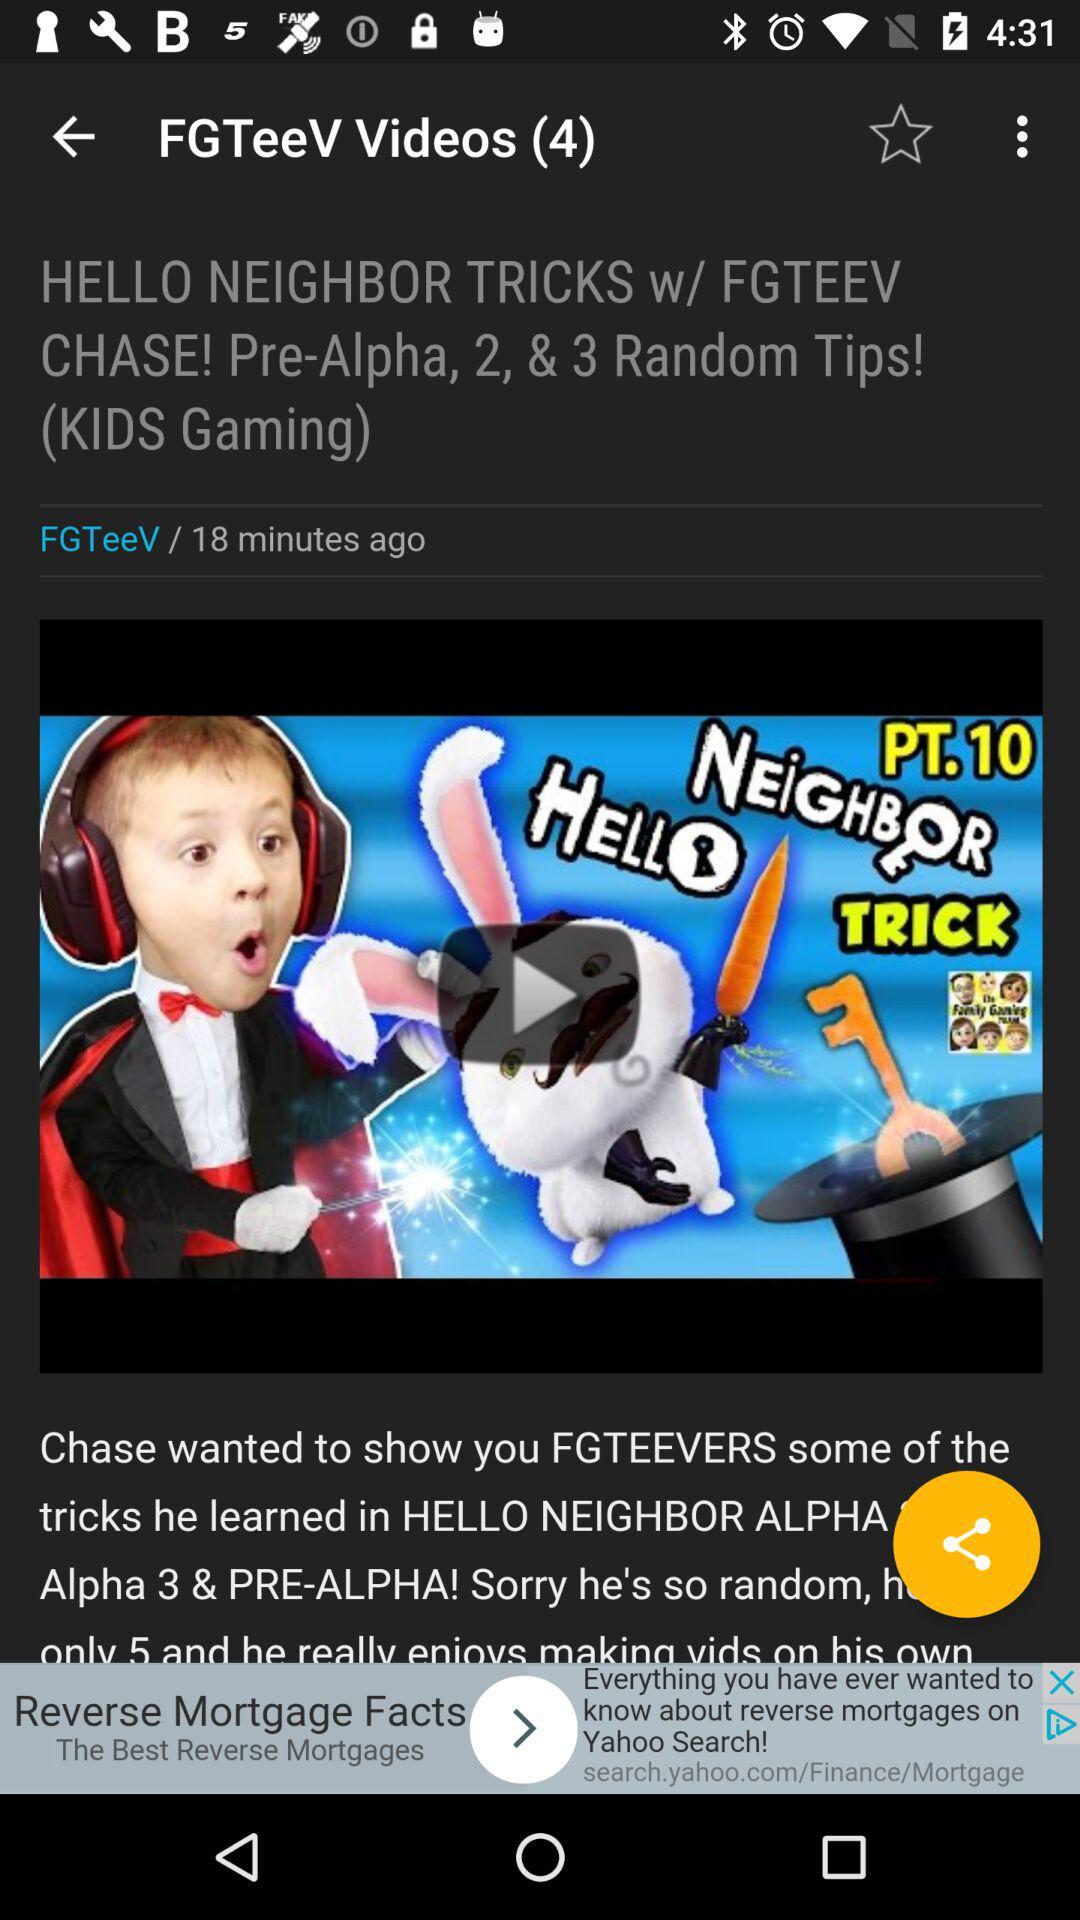  Describe the element at coordinates (965, 1543) in the screenshot. I see `the share icon` at that location.